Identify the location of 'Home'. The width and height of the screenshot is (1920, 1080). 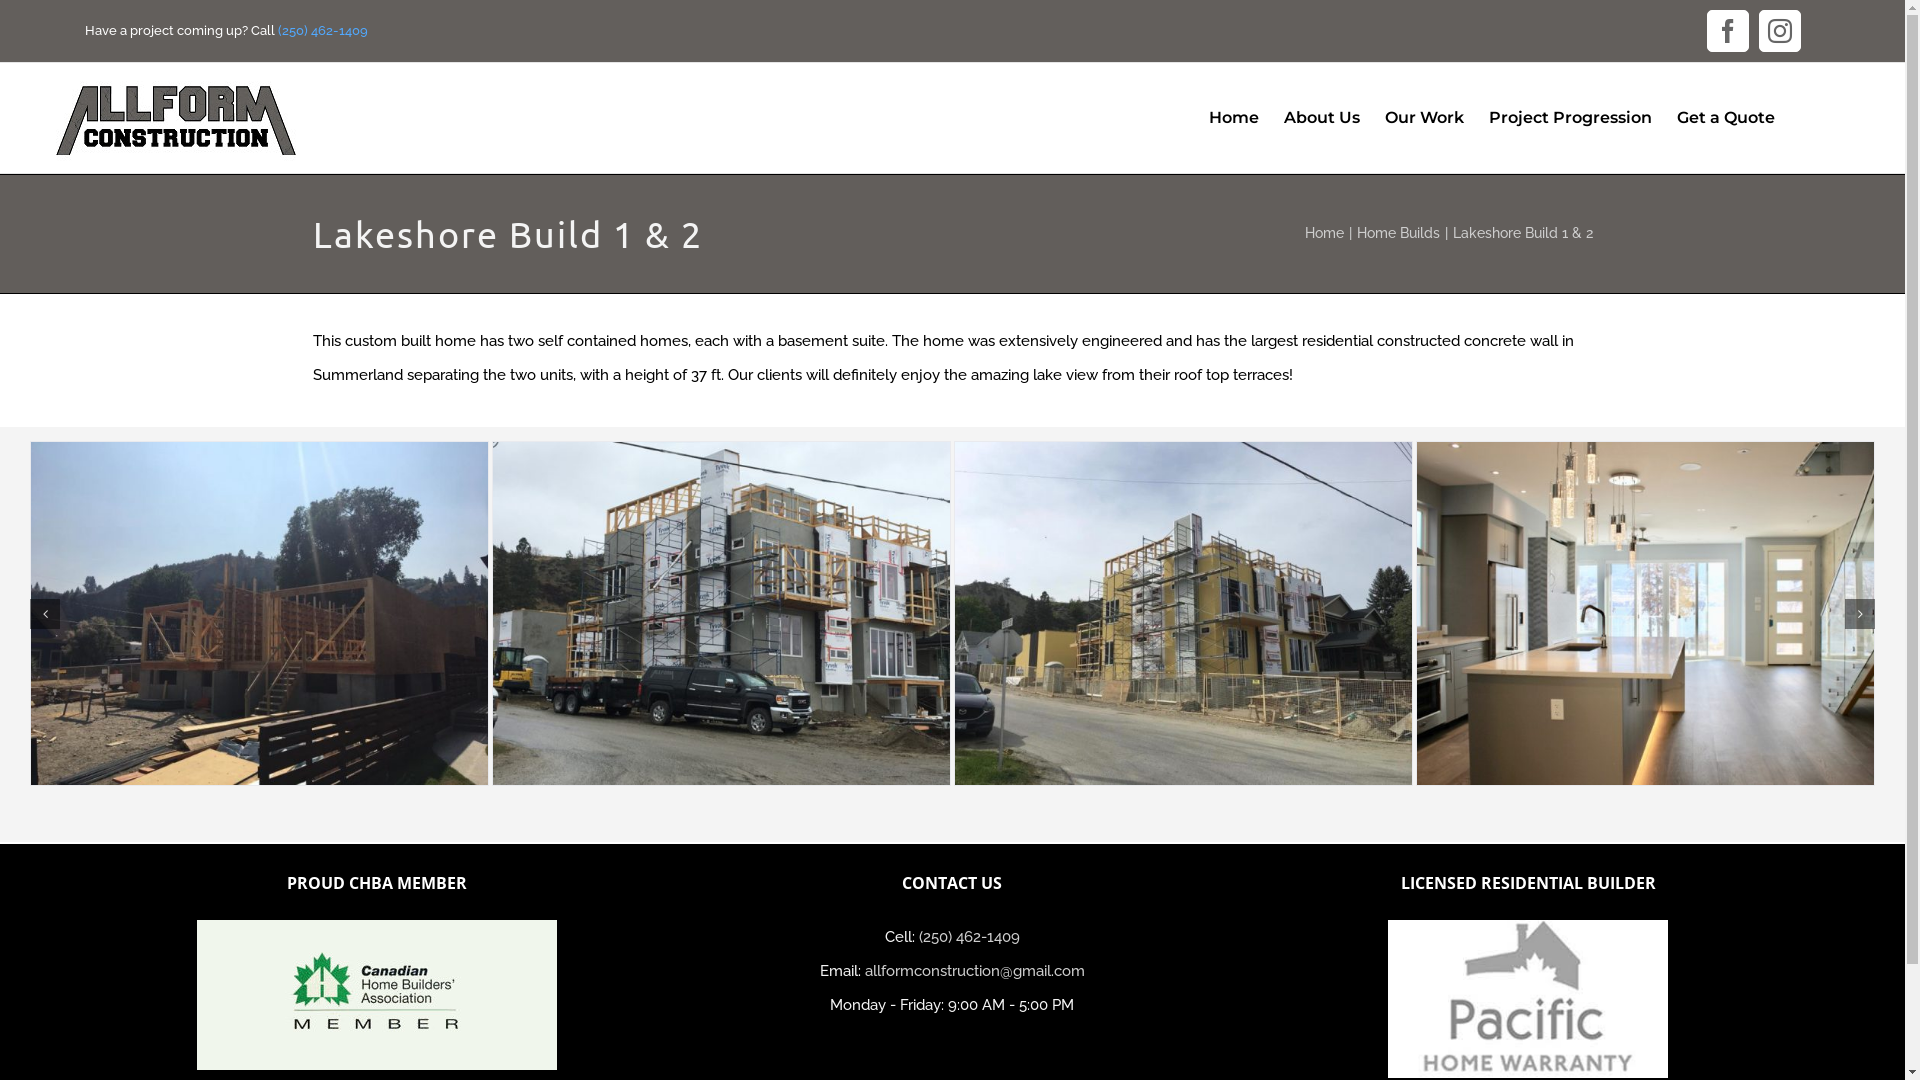
(1323, 231).